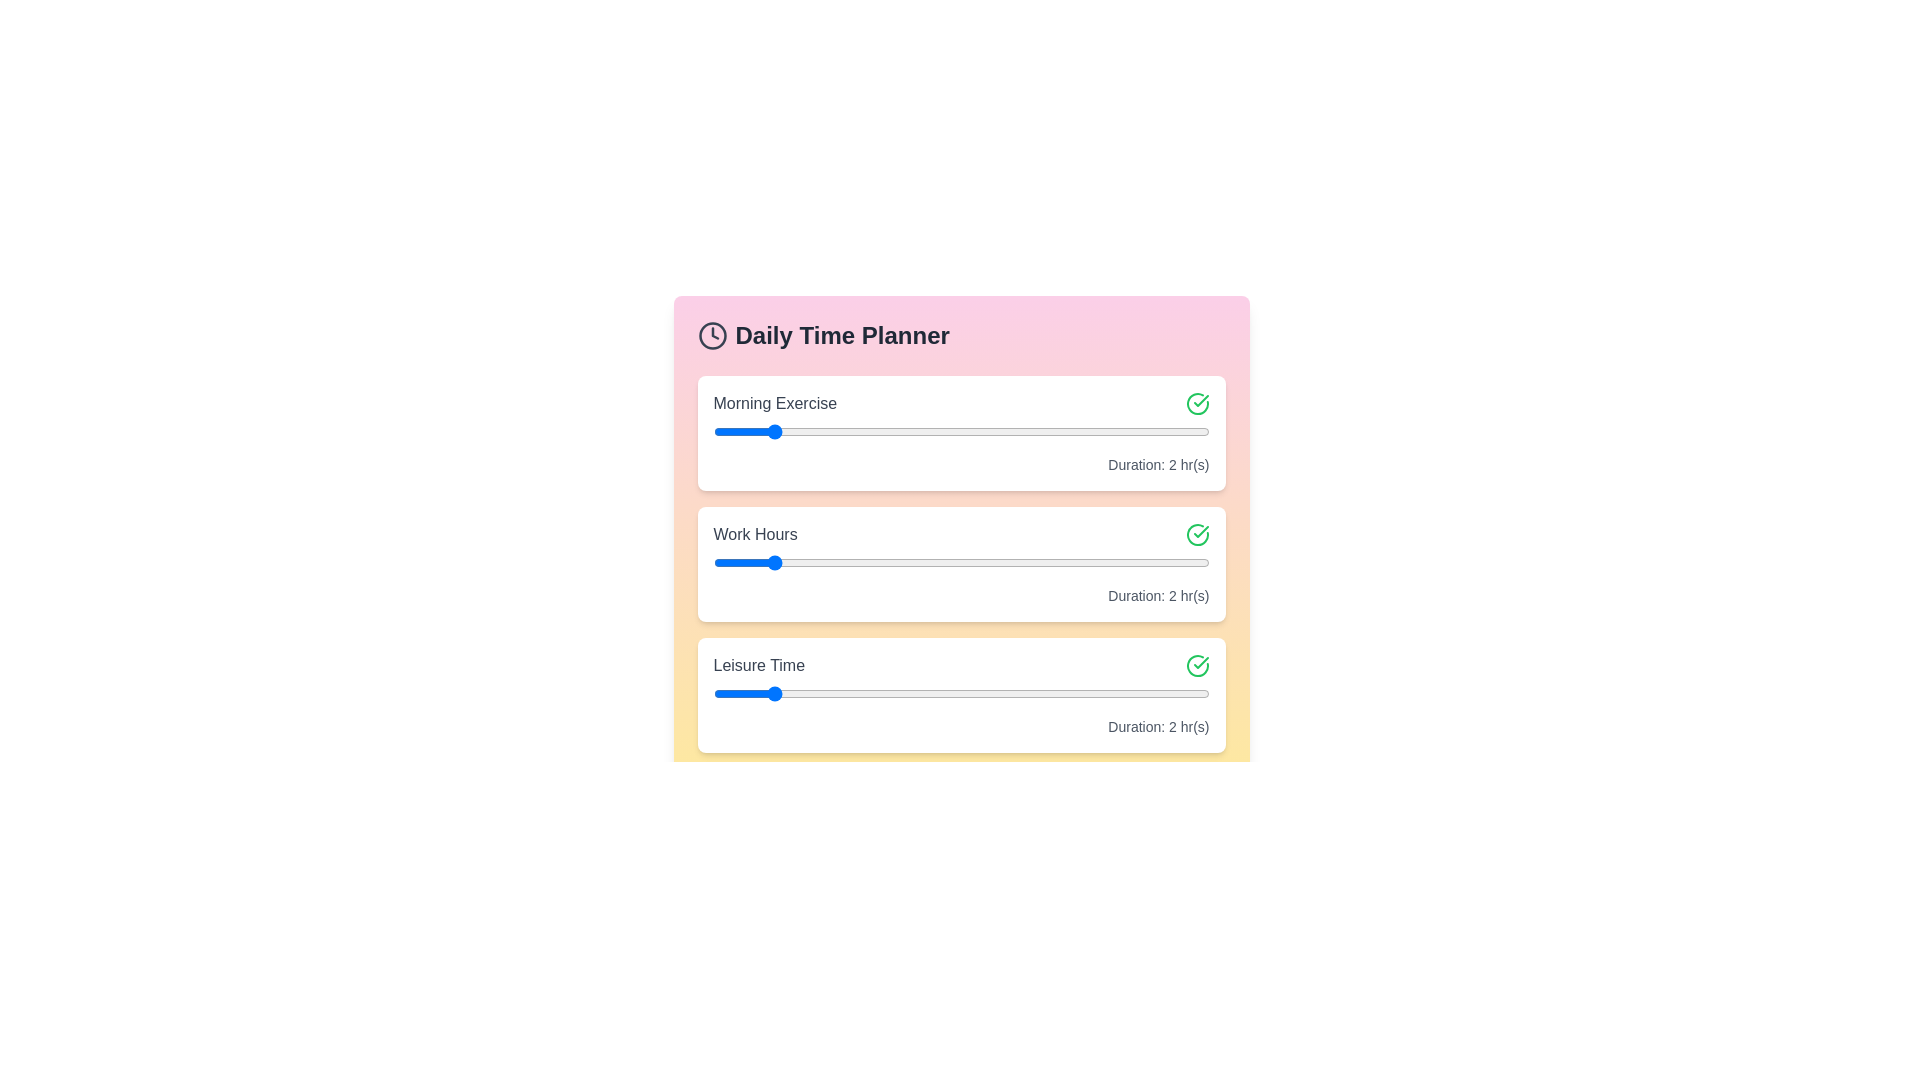 The height and width of the screenshot is (1080, 1920). I want to click on the checkmark icon next to the task 'Work Hours', so click(1197, 534).